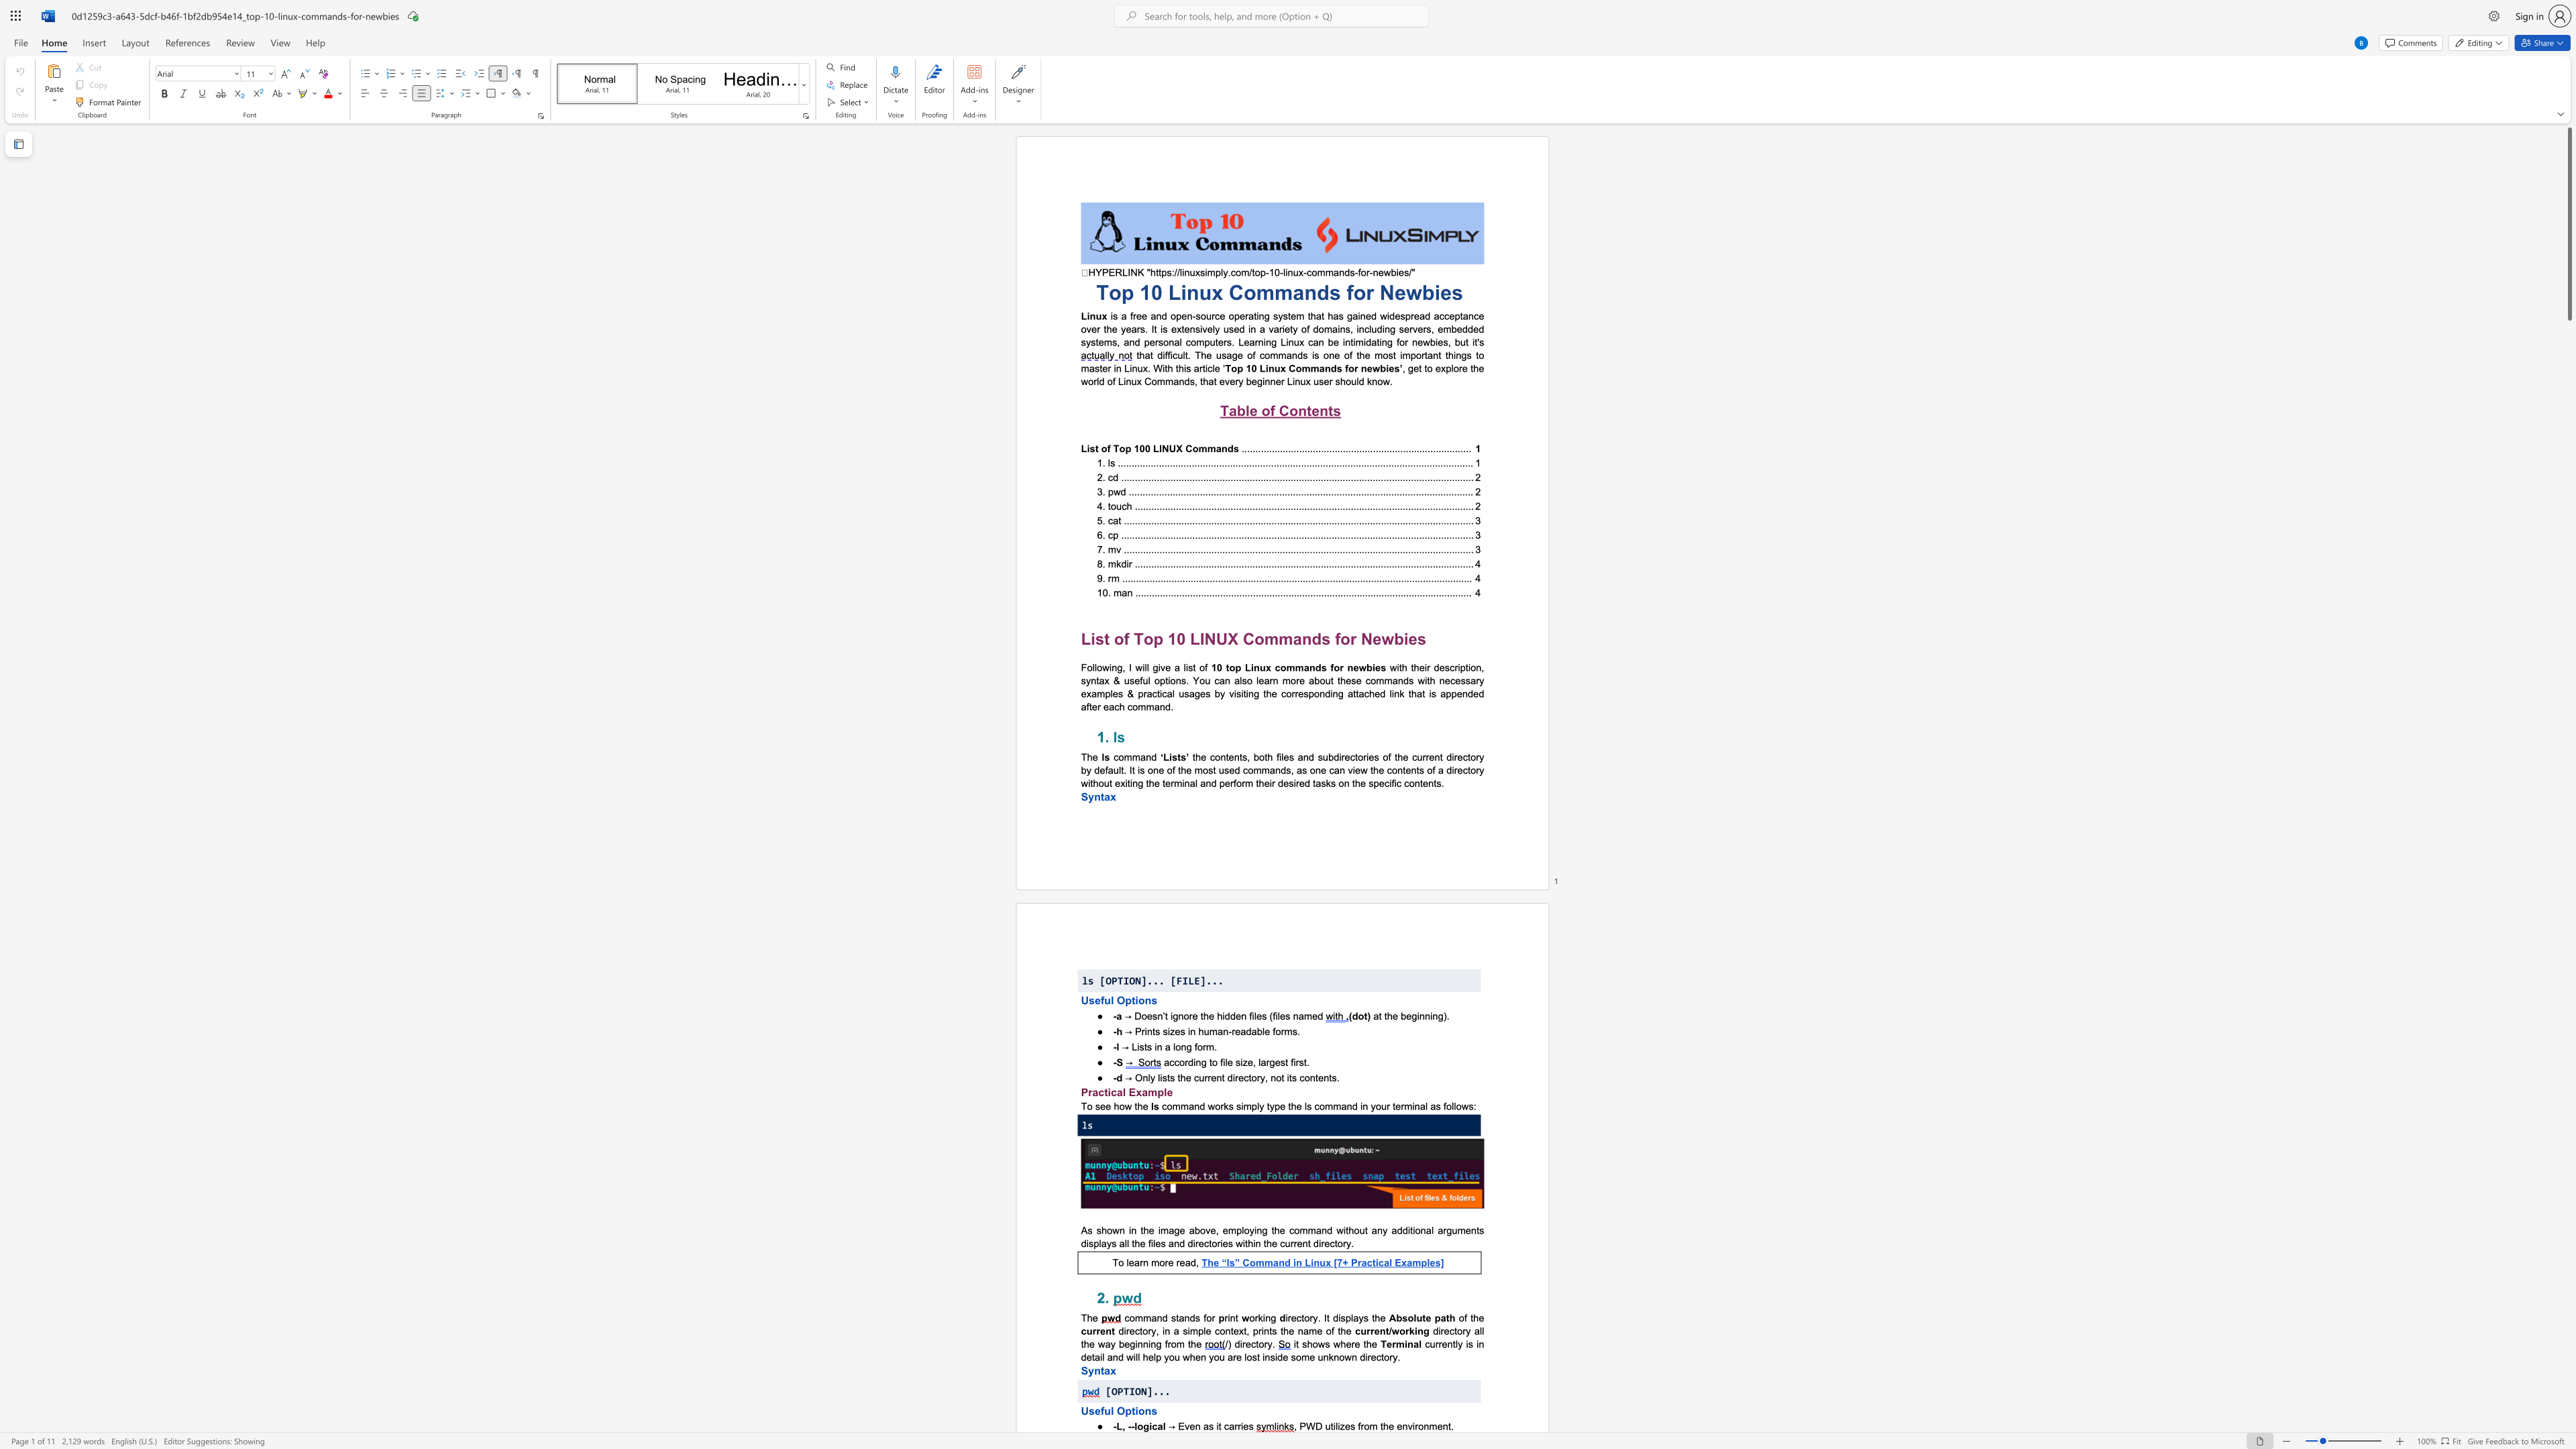  What do you see at coordinates (1453, 769) in the screenshot?
I see `the subset text "rectory without exiting the terminal and perform their de" within the text "the contents, both files and subdirectories of the current directory by default. It is one of the most used commands, as one can view the contents of a directory without exiting the terminal and perform their desired tasks on the specific contents."` at bounding box center [1453, 769].